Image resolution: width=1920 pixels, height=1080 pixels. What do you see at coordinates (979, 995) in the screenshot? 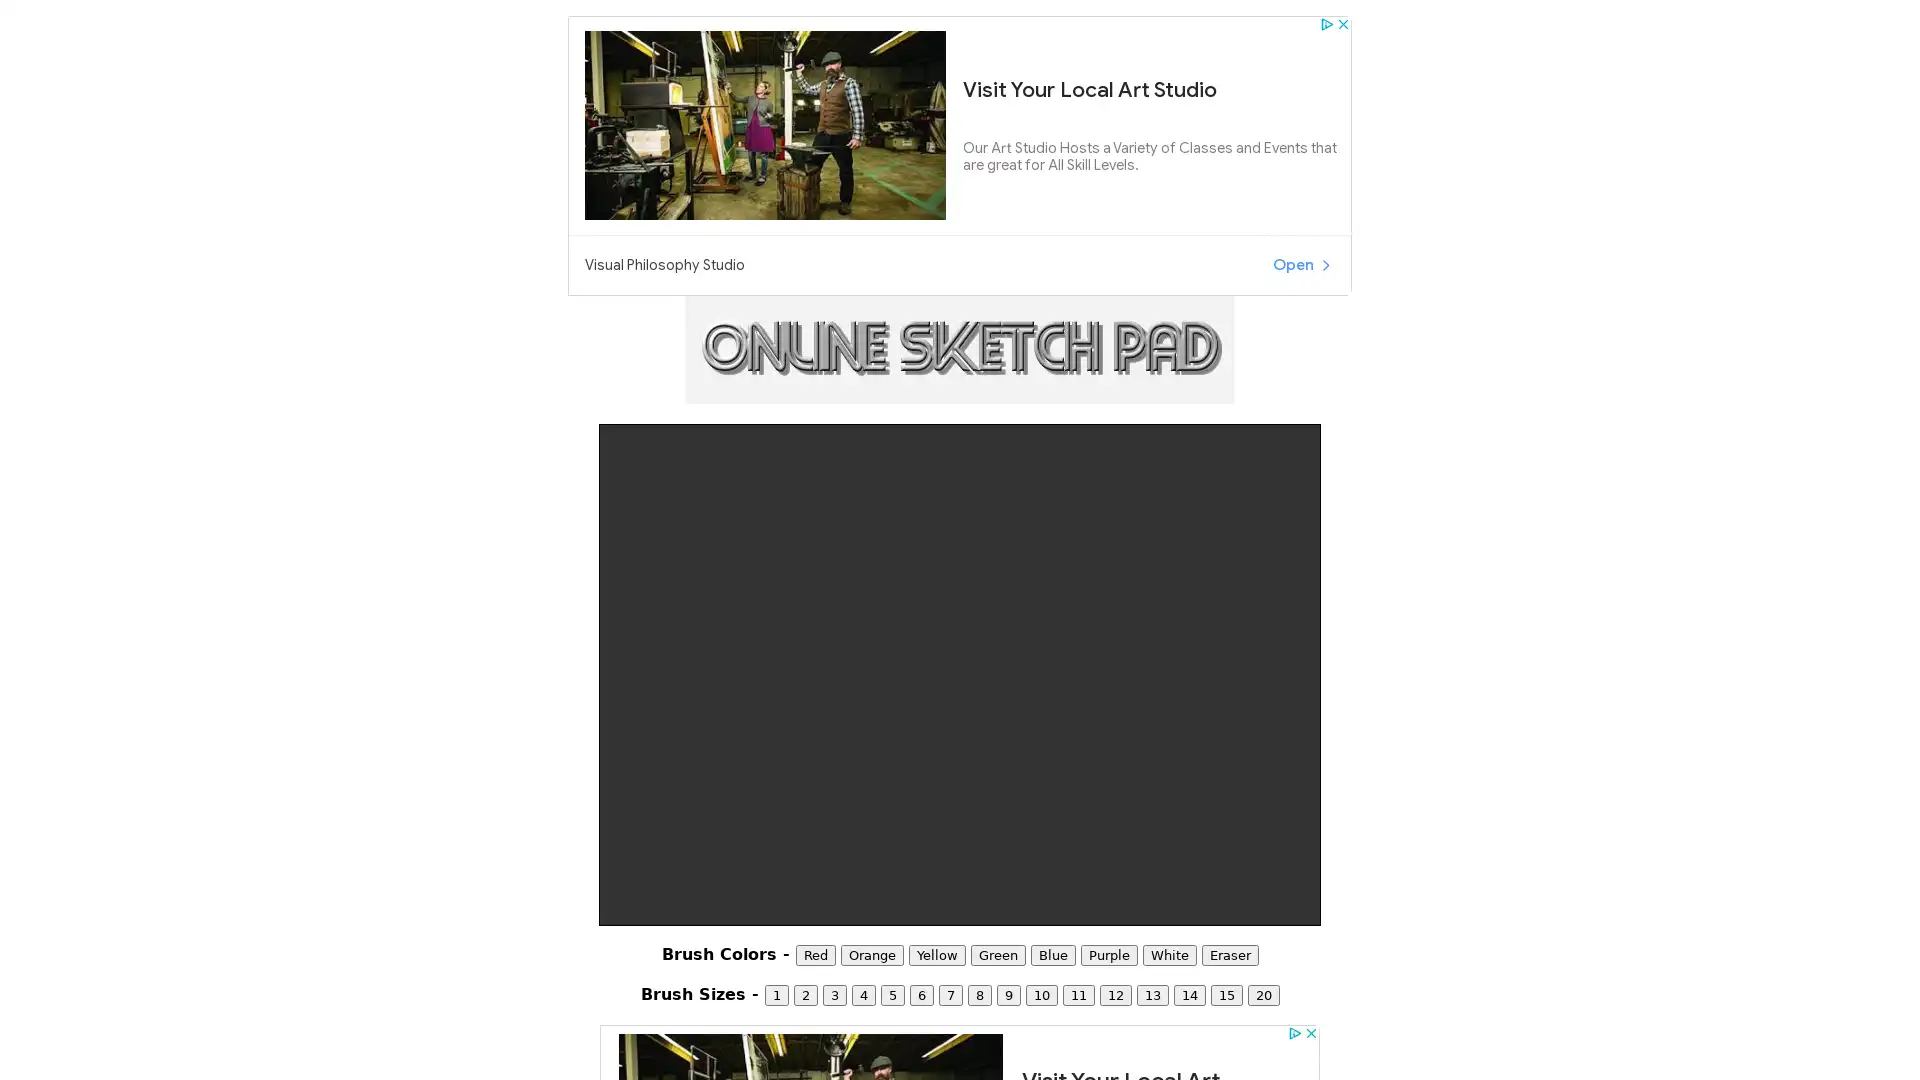
I see `8` at bounding box center [979, 995].